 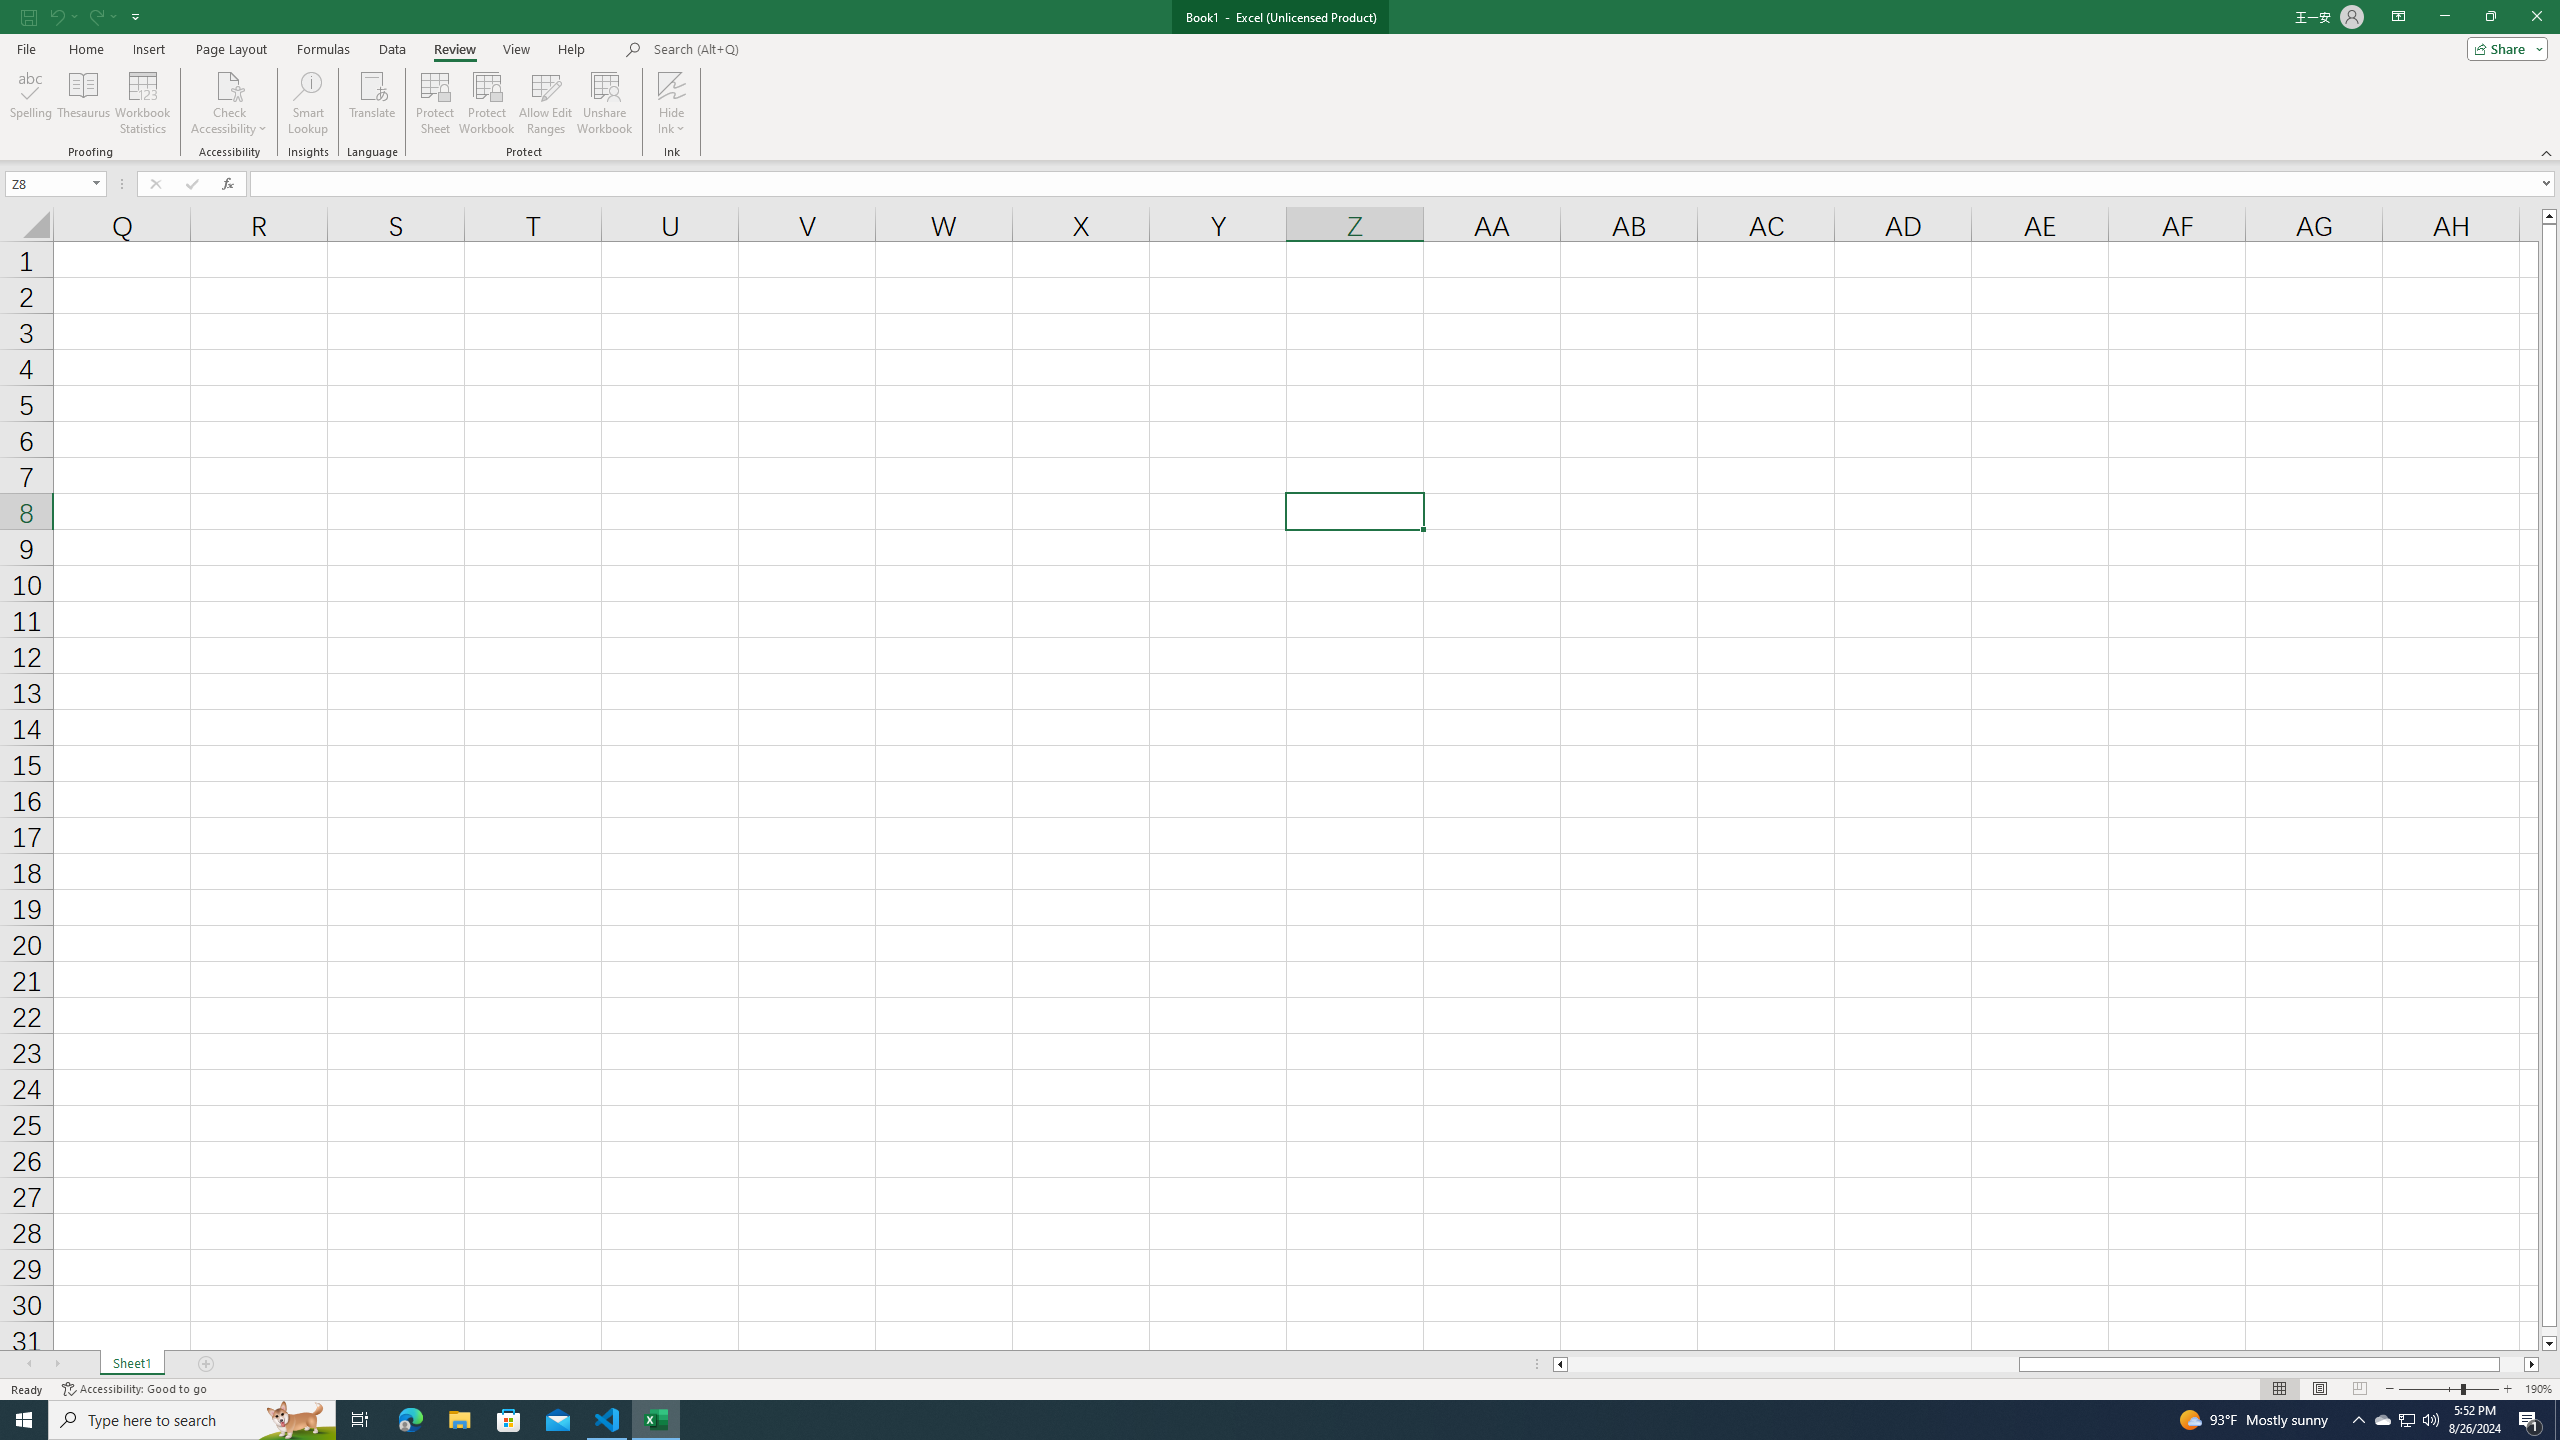 What do you see at coordinates (228, 84) in the screenshot?
I see `'Check Accessibility'` at bounding box center [228, 84].